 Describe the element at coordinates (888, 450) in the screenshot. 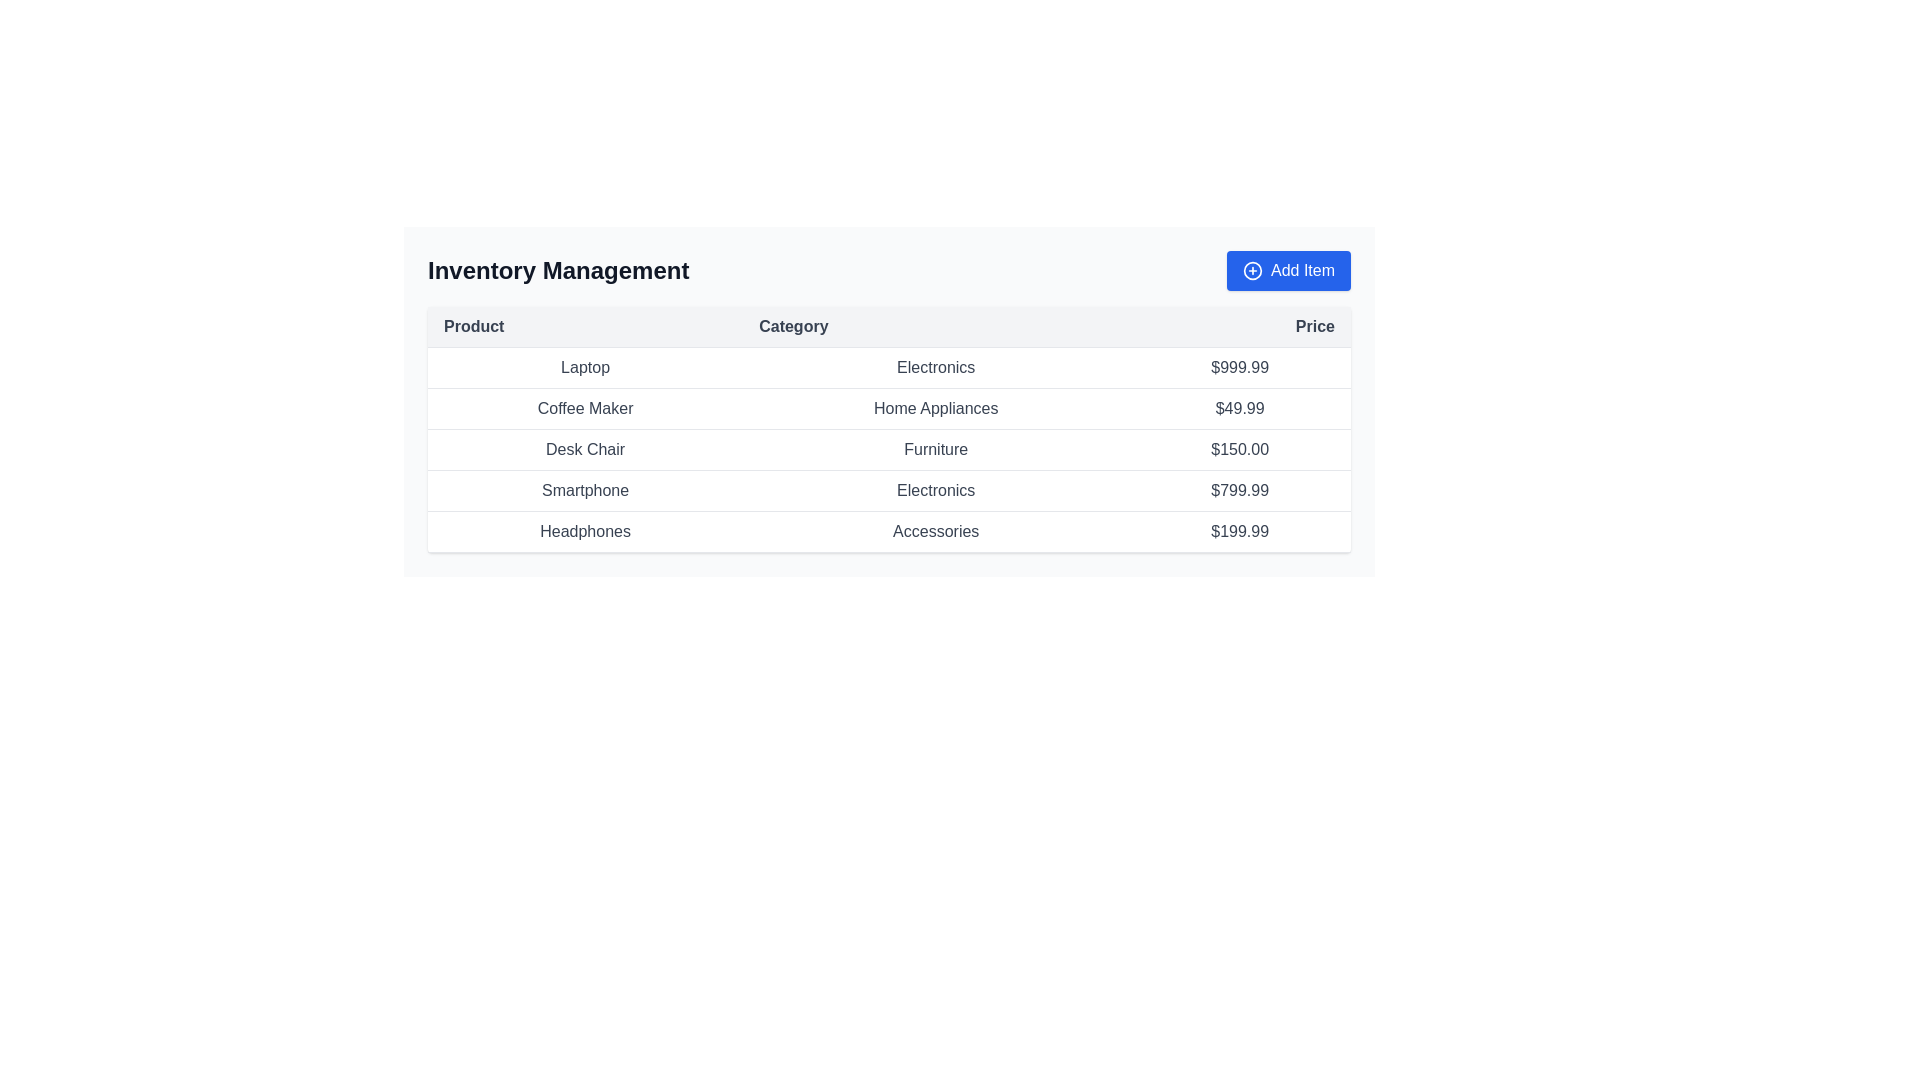

I see `the table row displaying 'Desk Chair' under the 'Product' column for options` at that location.